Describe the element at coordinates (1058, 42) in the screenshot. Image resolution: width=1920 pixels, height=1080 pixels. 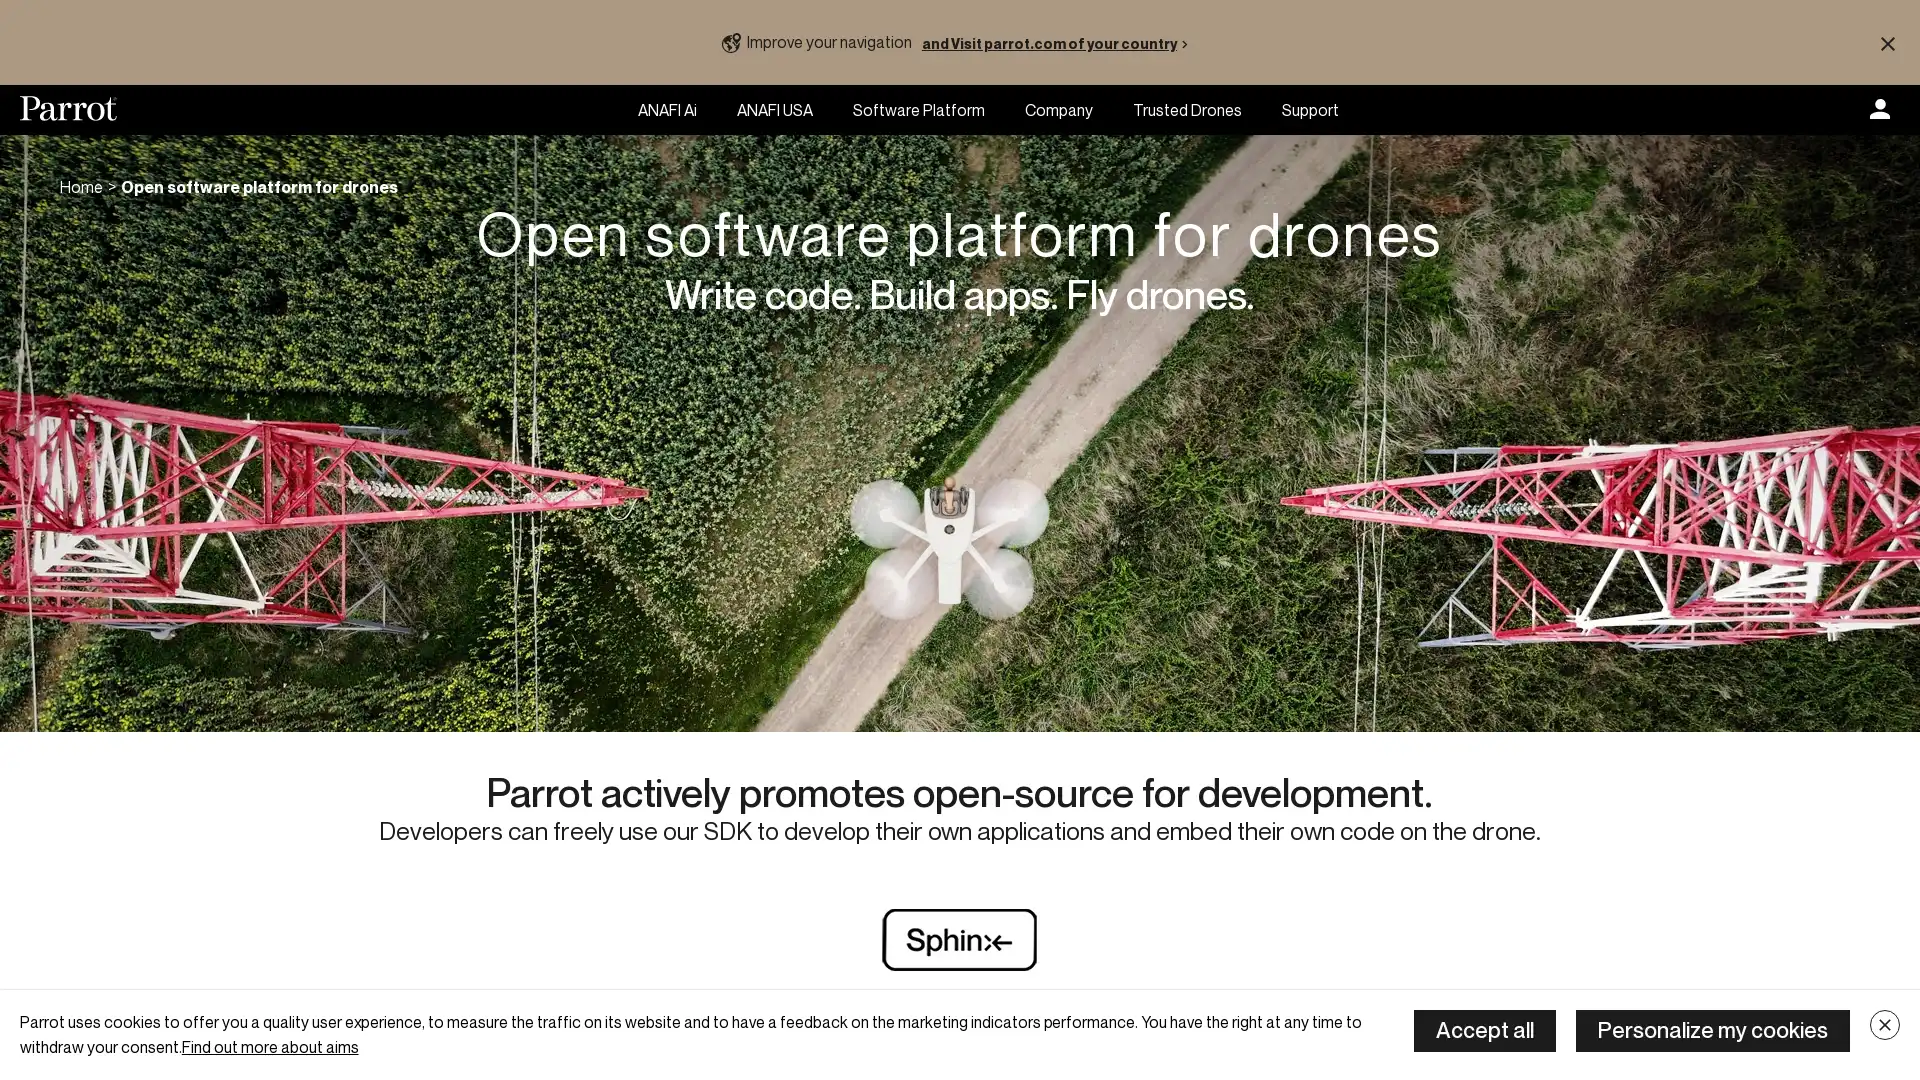
I see `and Visit parrot.com of your country go to my shop` at that location.